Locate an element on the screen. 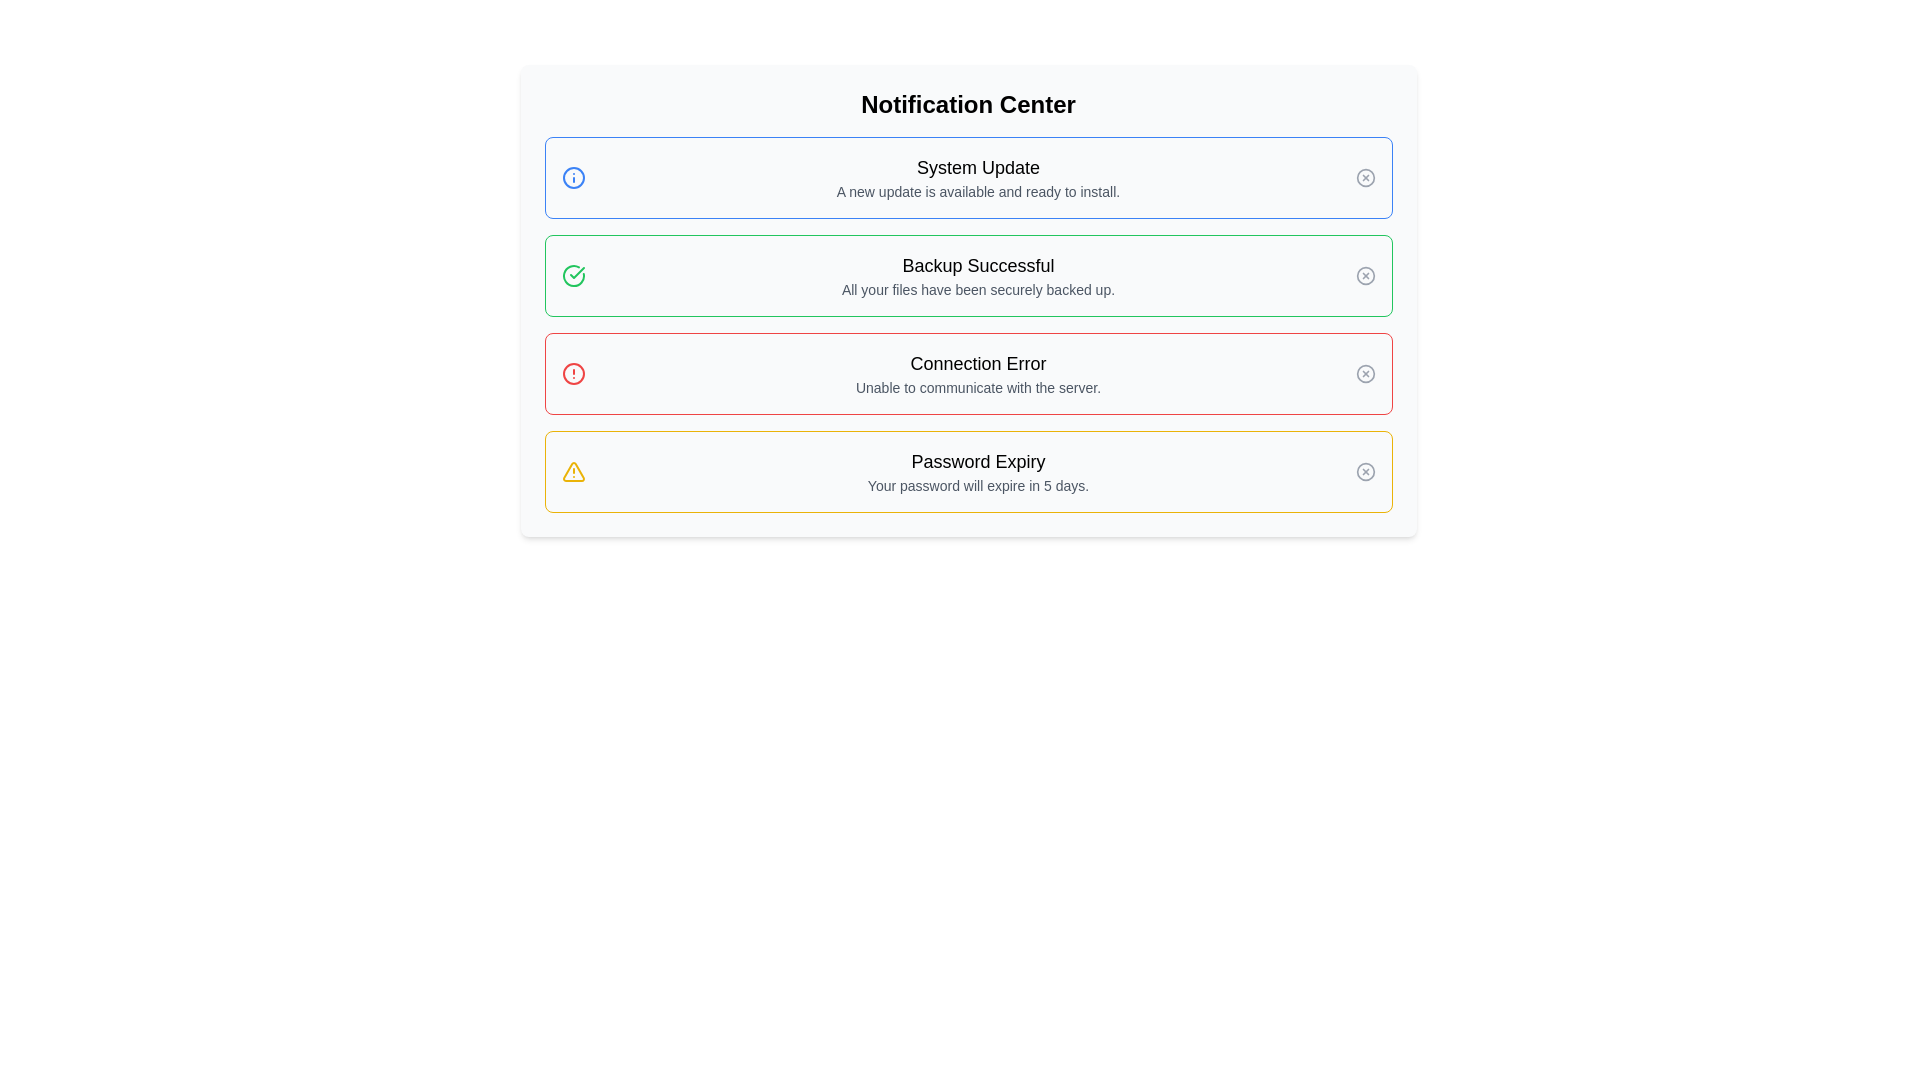  the circular icon button with an 'X' symbol located at the bottom-right corner of the 'Connection Error' notification box to change its color is located at coordinates (1364, 374).